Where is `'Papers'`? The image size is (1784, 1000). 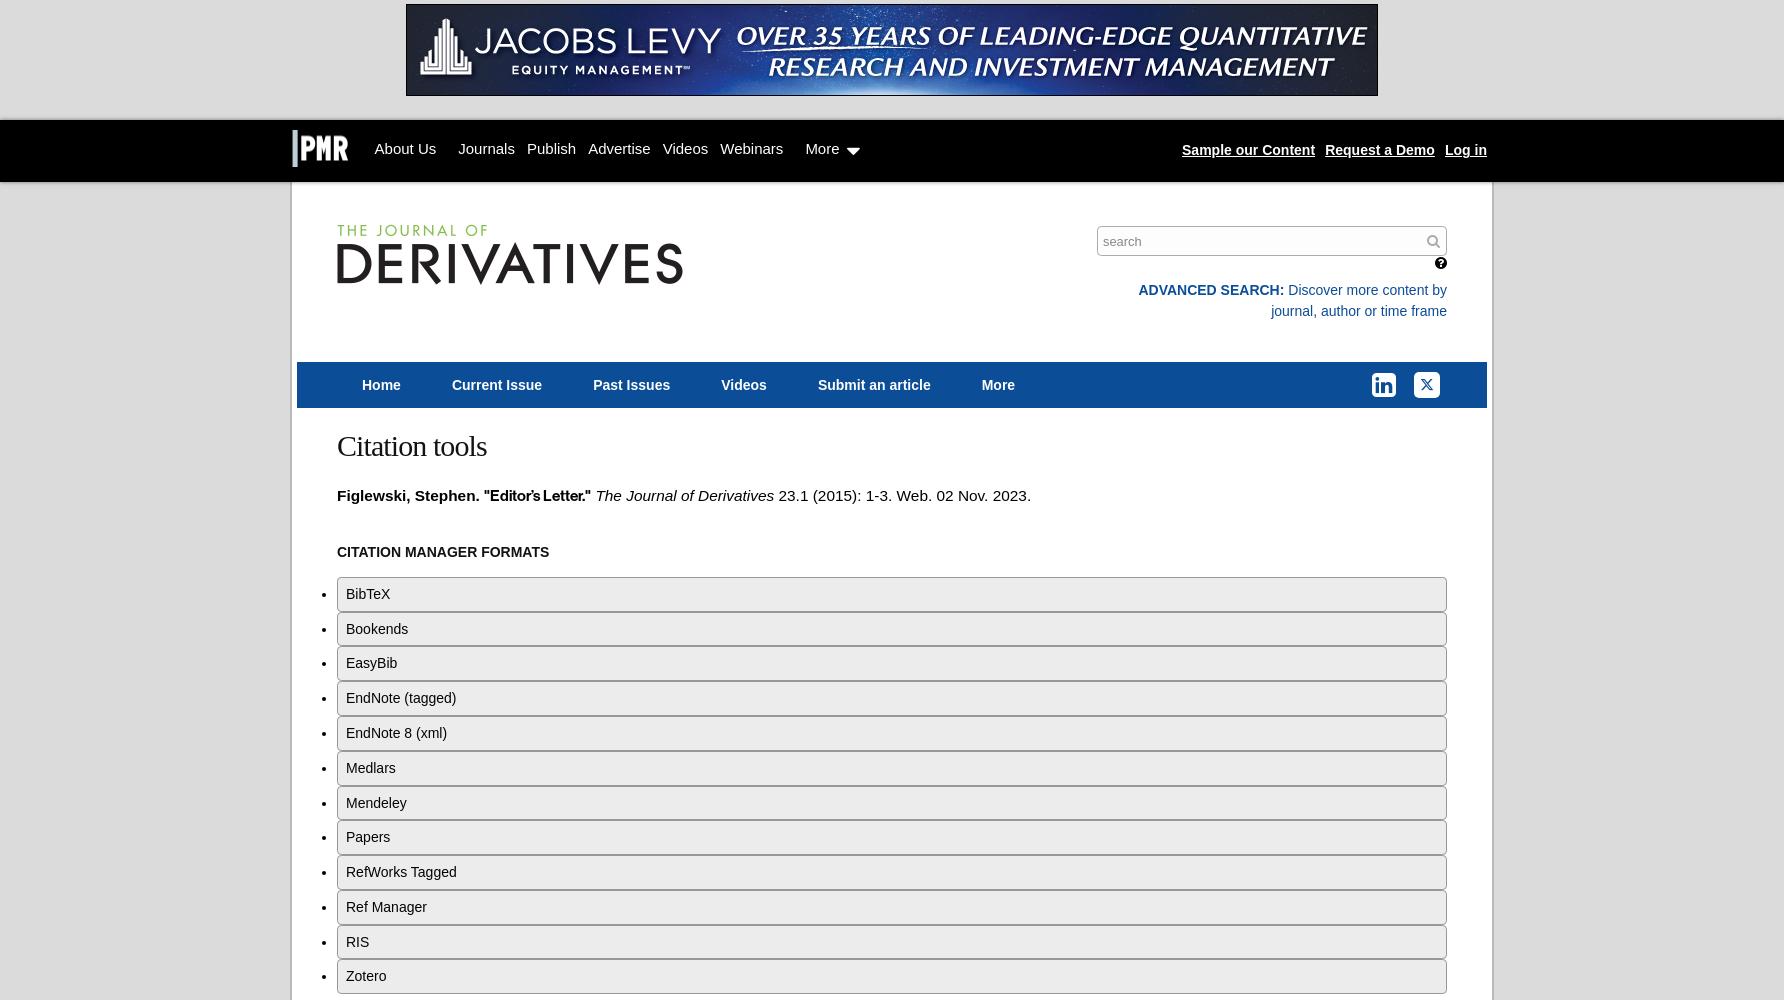 'Papers' is located at coordinates (367, 836).